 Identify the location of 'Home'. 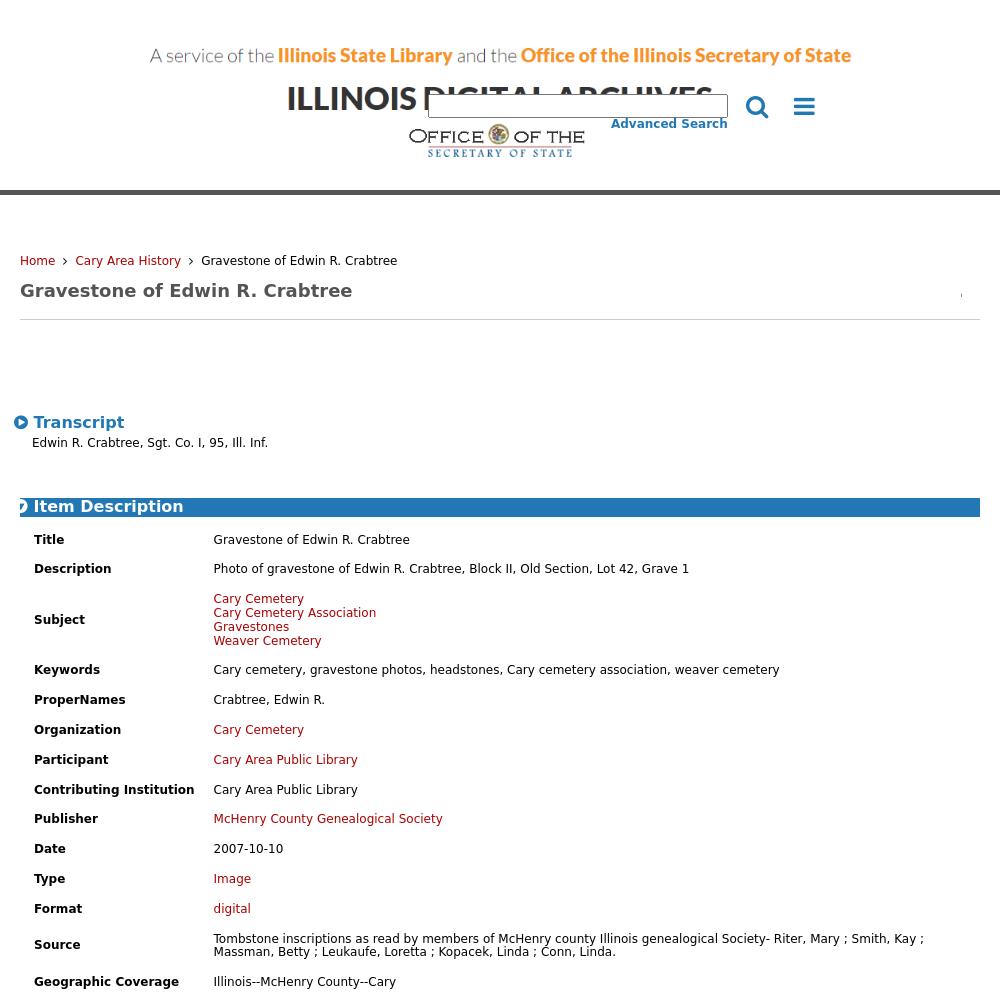
(37, 261).